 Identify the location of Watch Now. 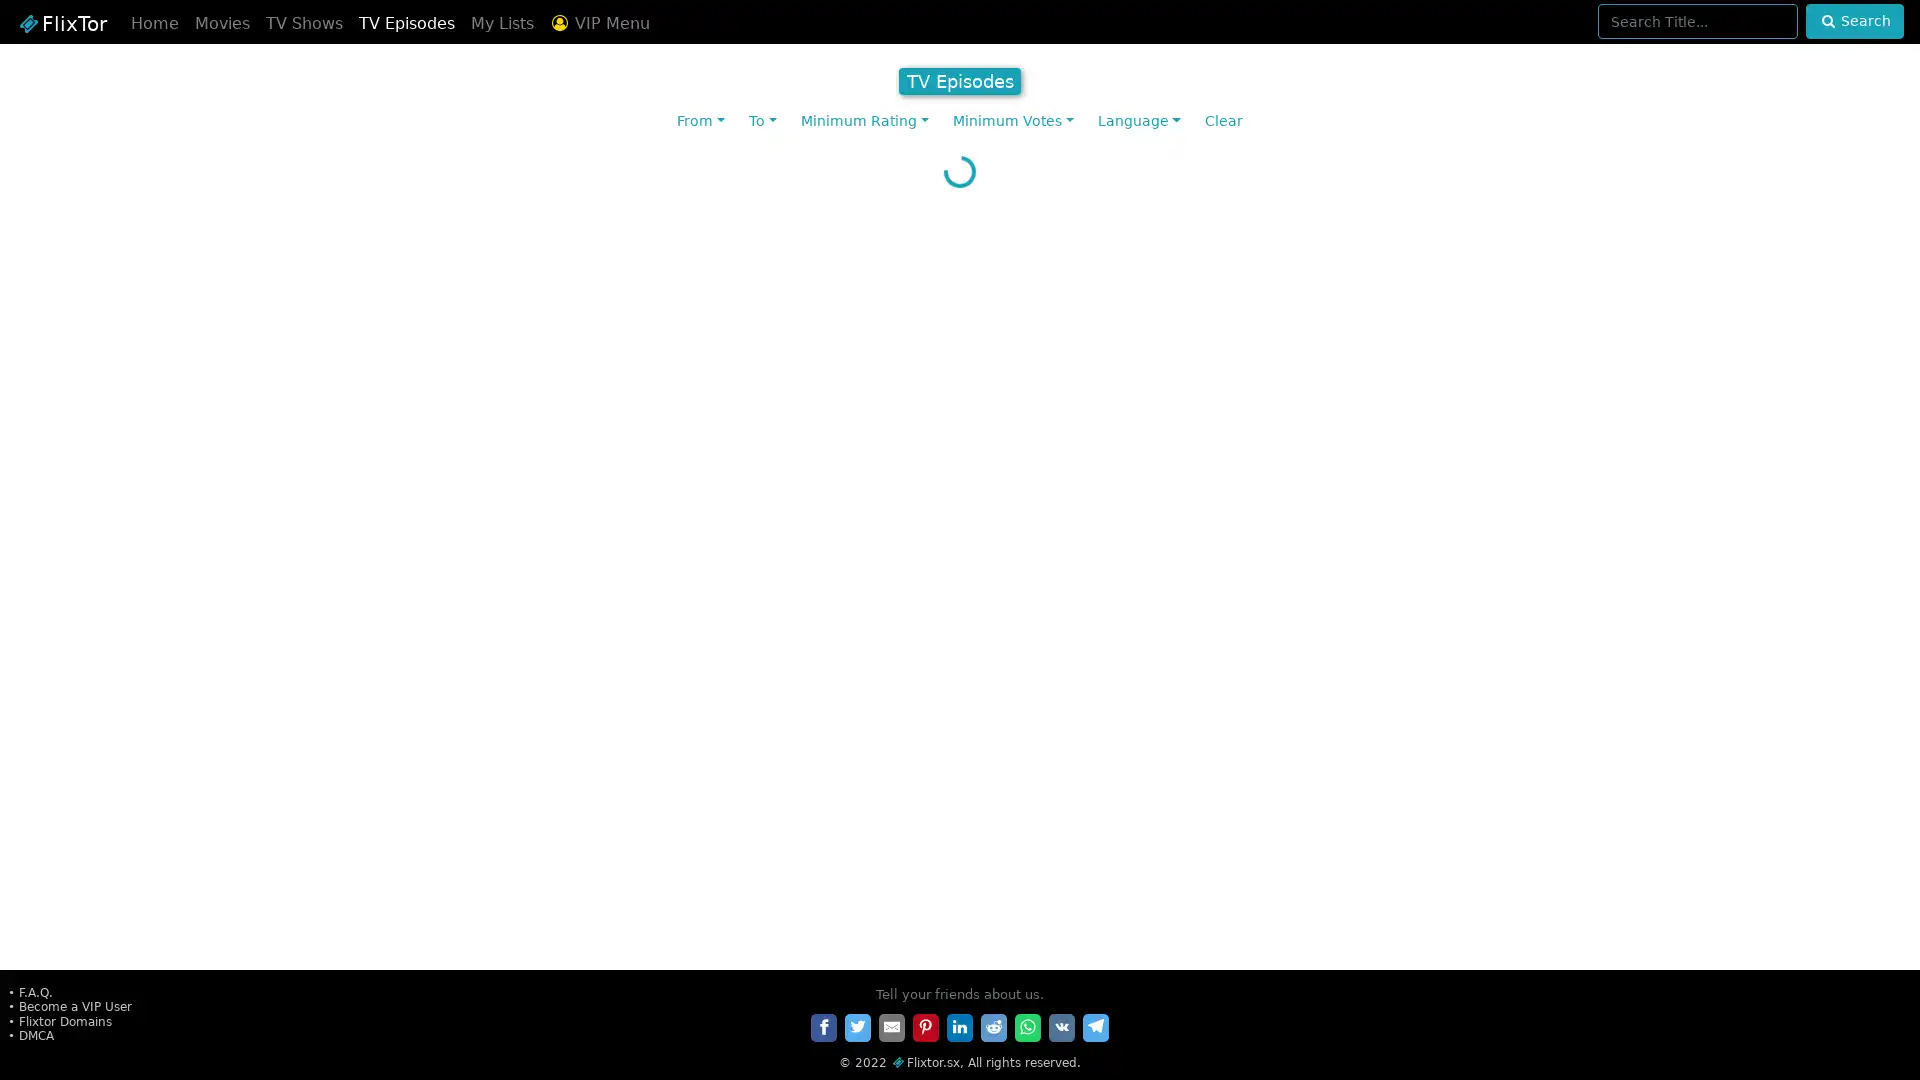
(1301, 944).